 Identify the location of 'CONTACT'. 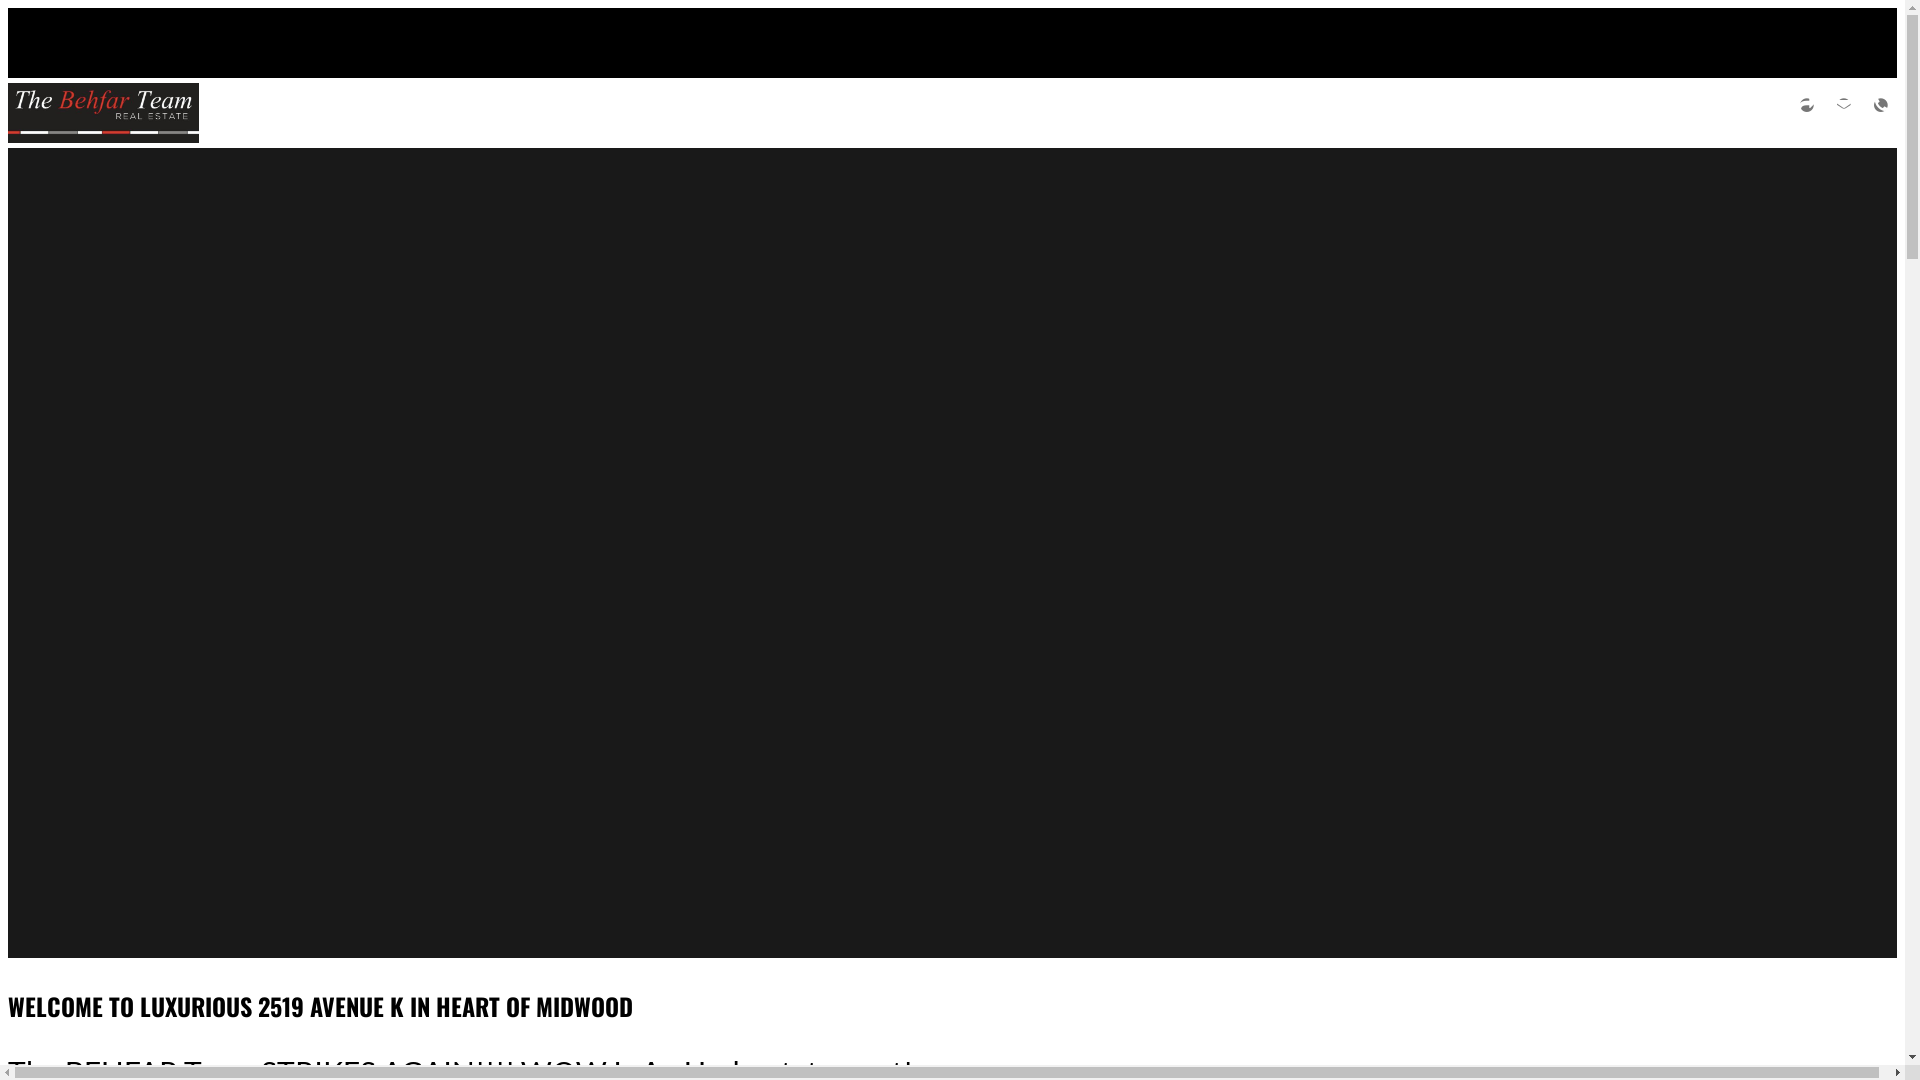
(1880, 112).